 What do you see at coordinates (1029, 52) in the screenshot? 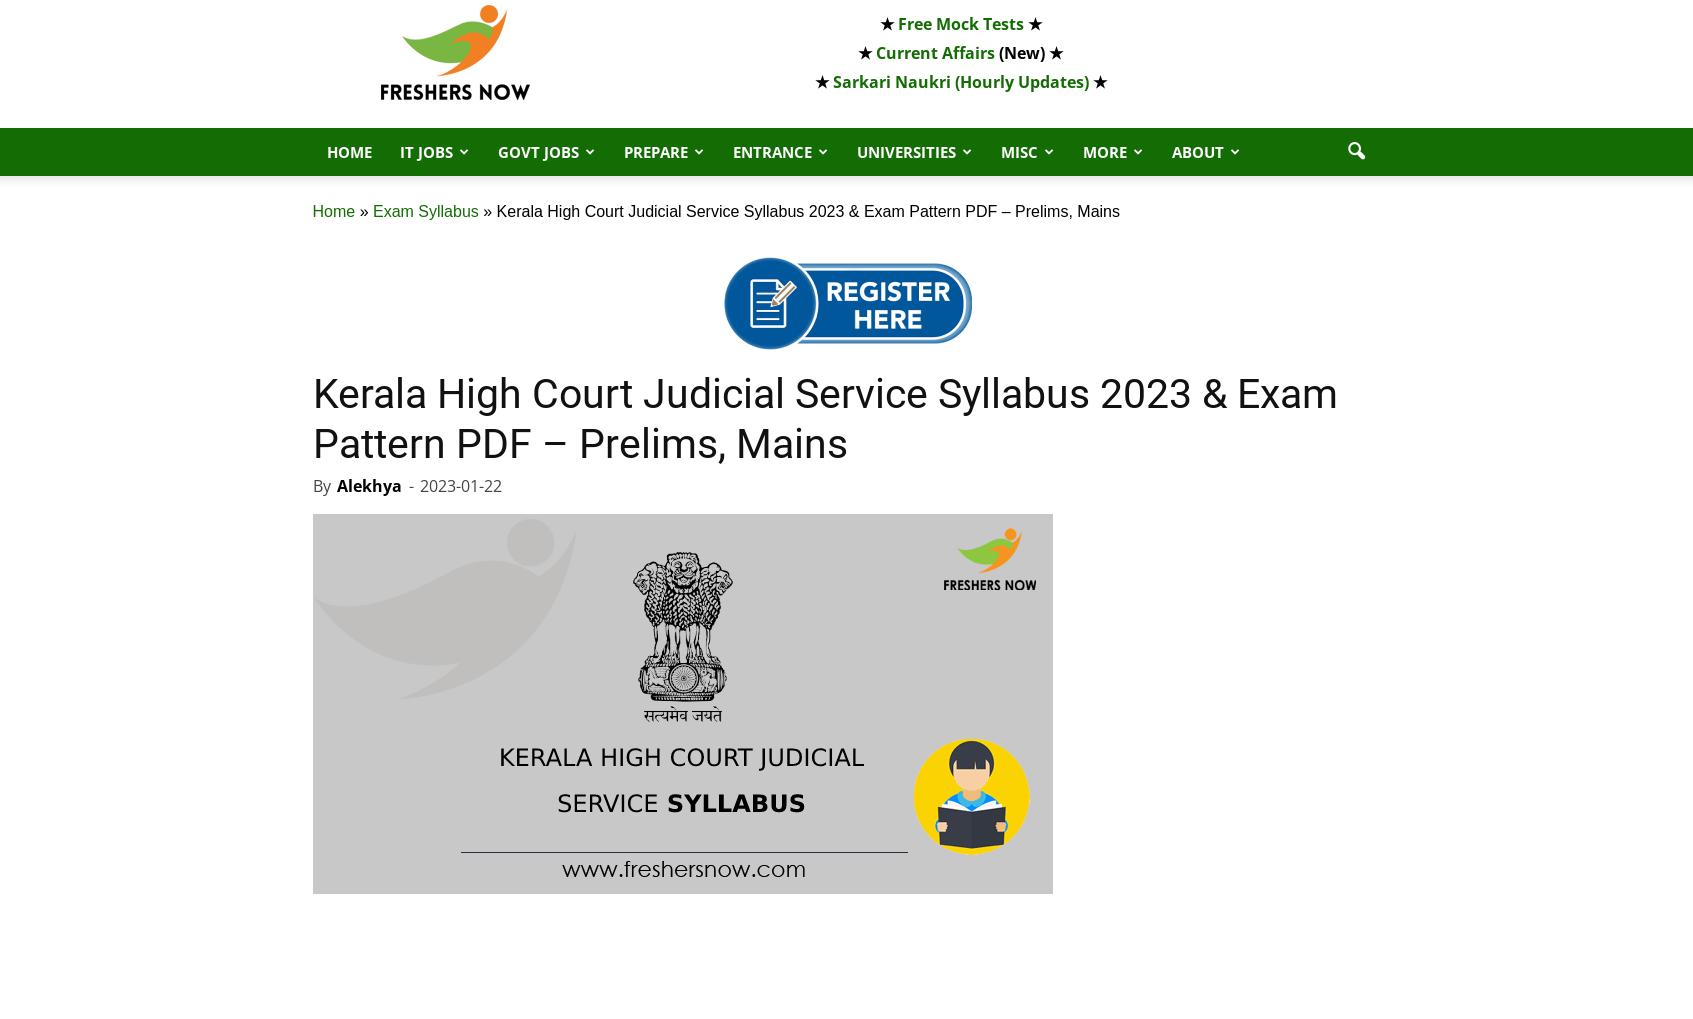
I see `'(New) ★'` at bounding box center [1029, 52].